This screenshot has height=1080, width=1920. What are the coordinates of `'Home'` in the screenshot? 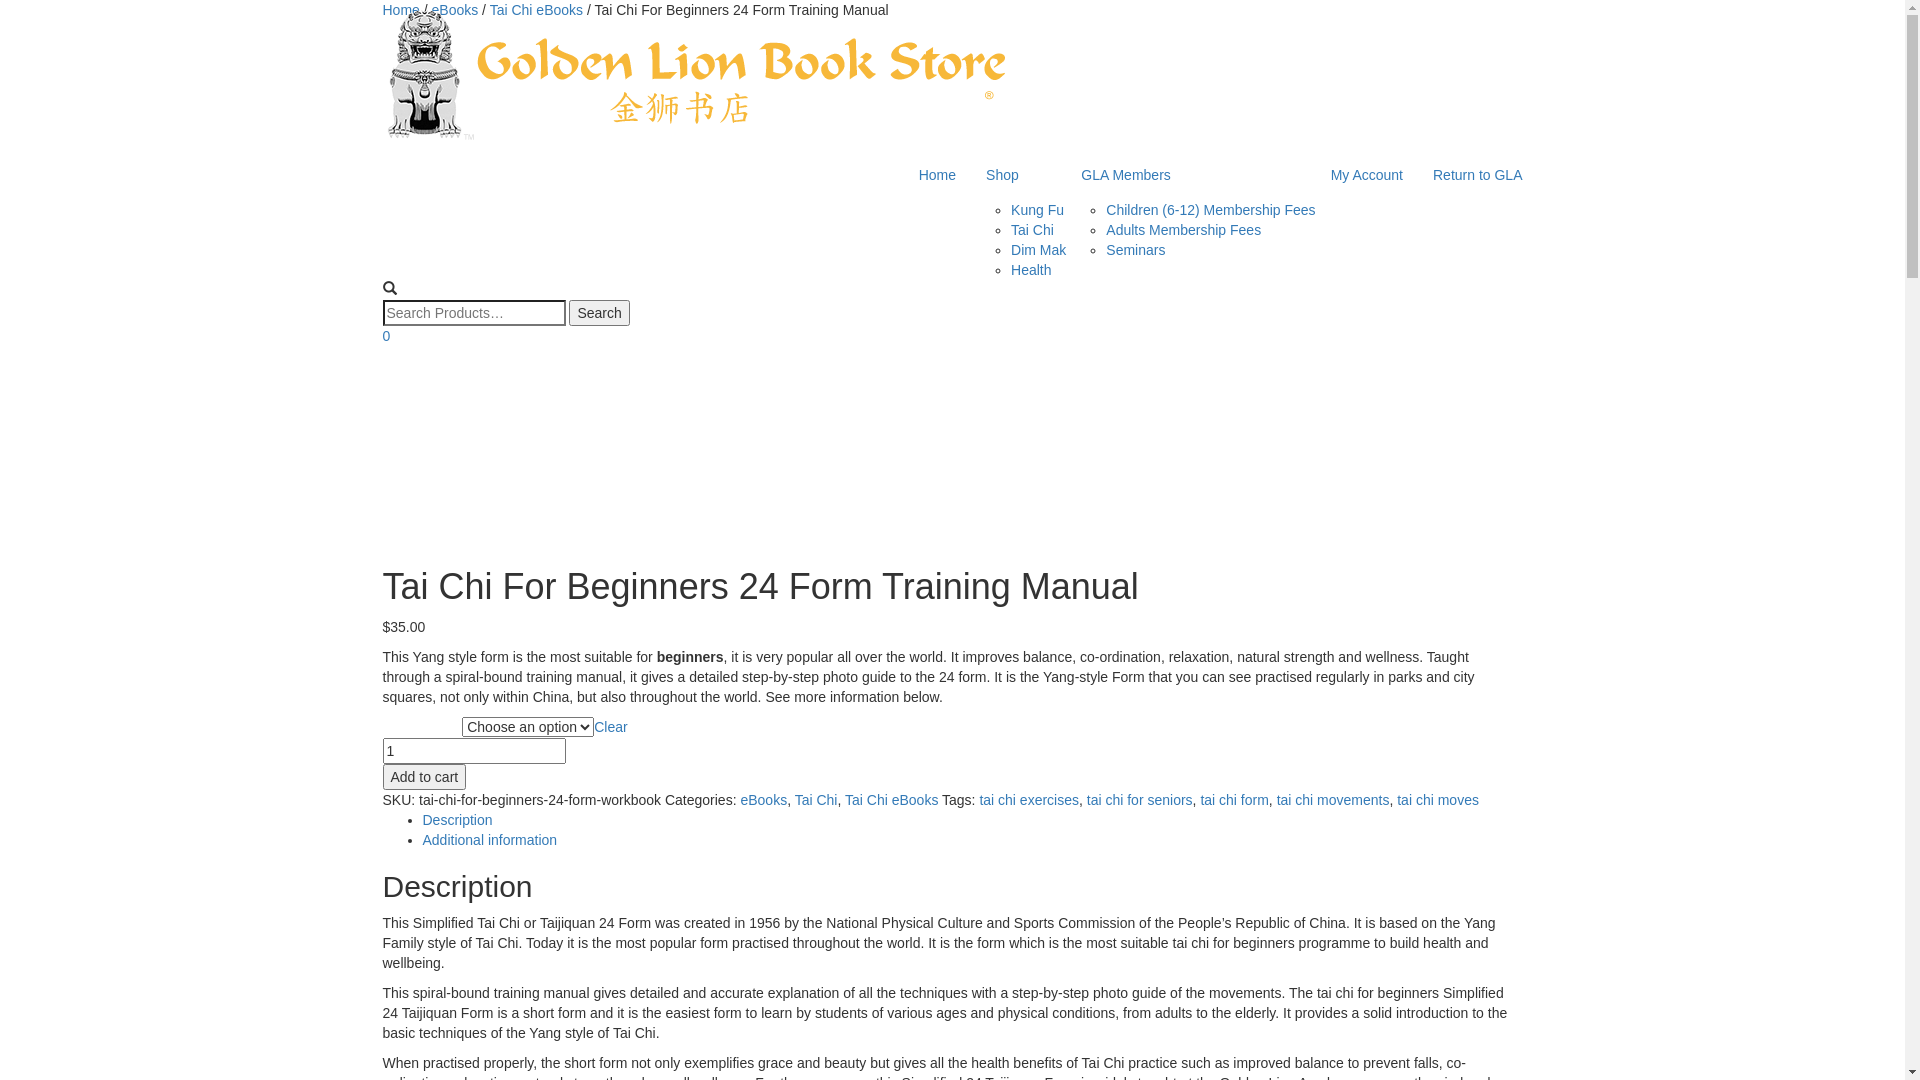 It's located at (936, 173).